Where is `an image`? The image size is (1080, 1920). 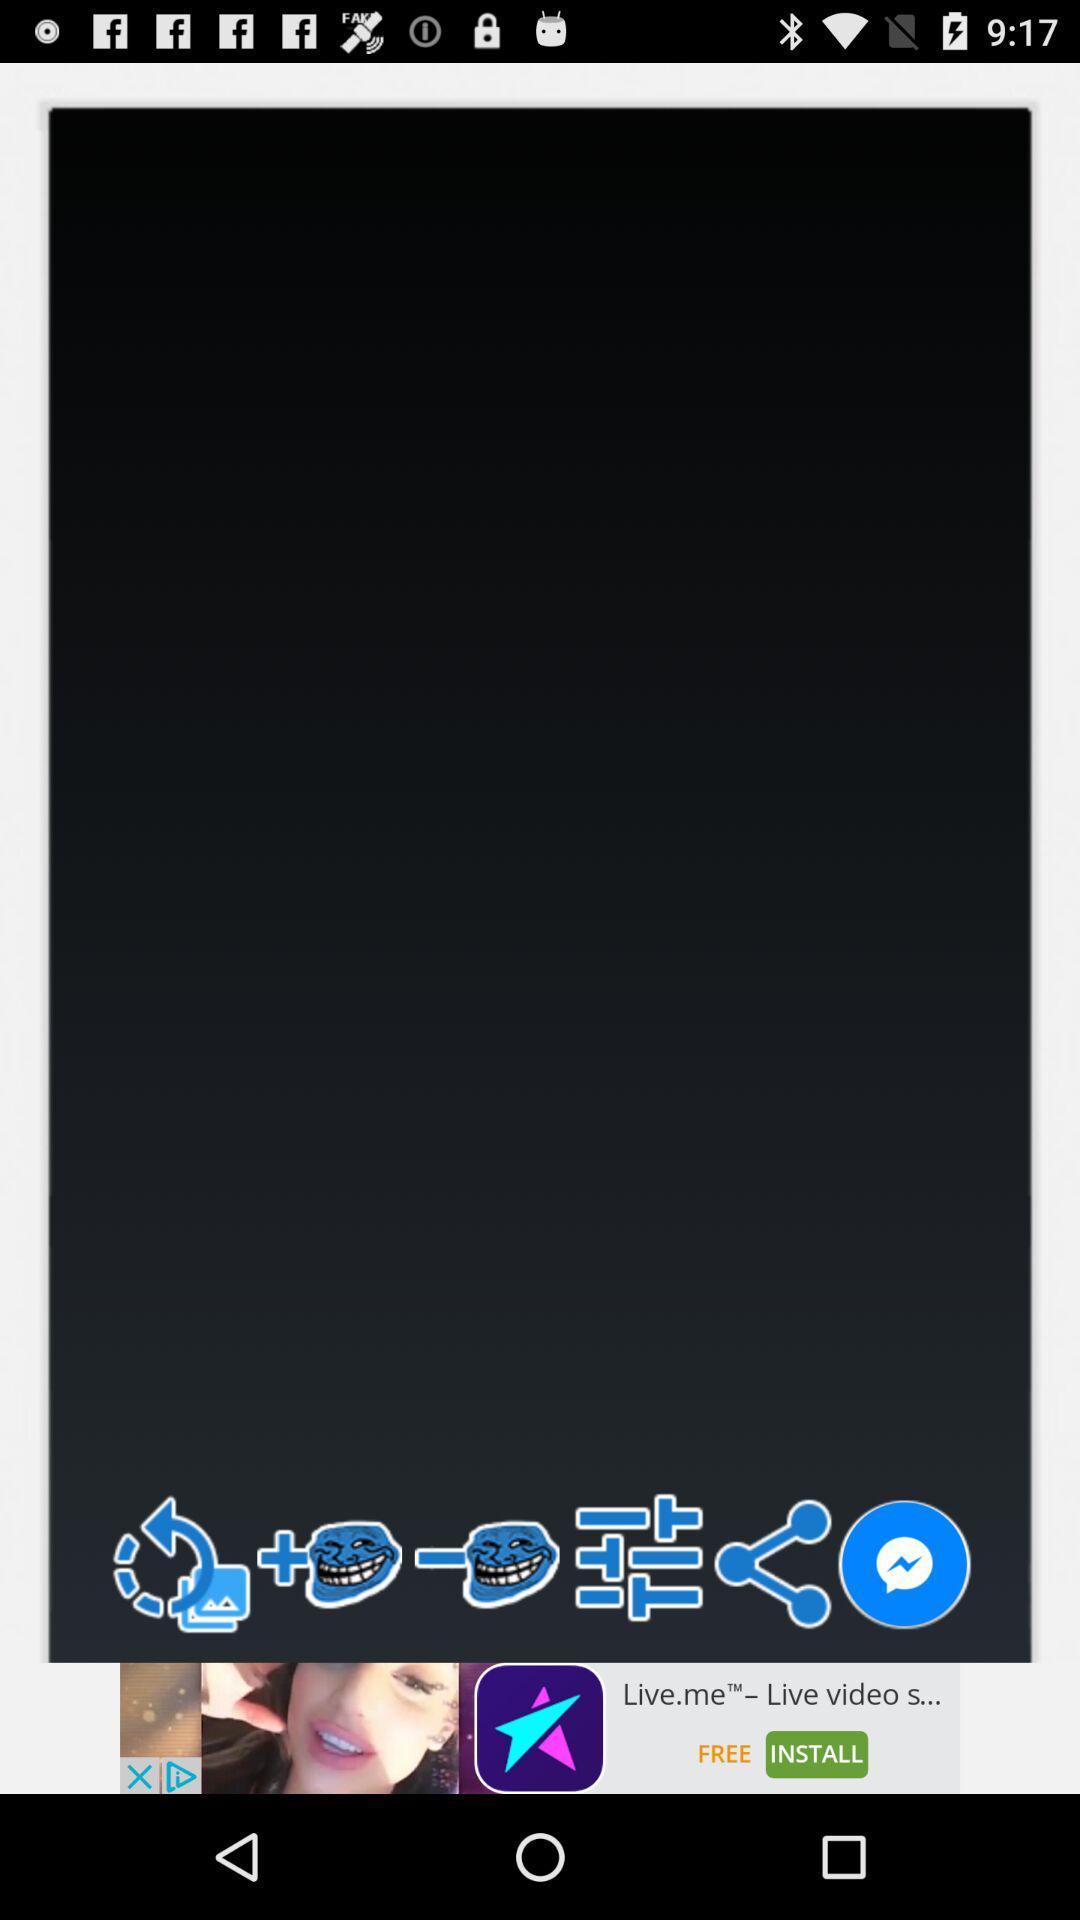
an image is located at coordinates (540, 1727).